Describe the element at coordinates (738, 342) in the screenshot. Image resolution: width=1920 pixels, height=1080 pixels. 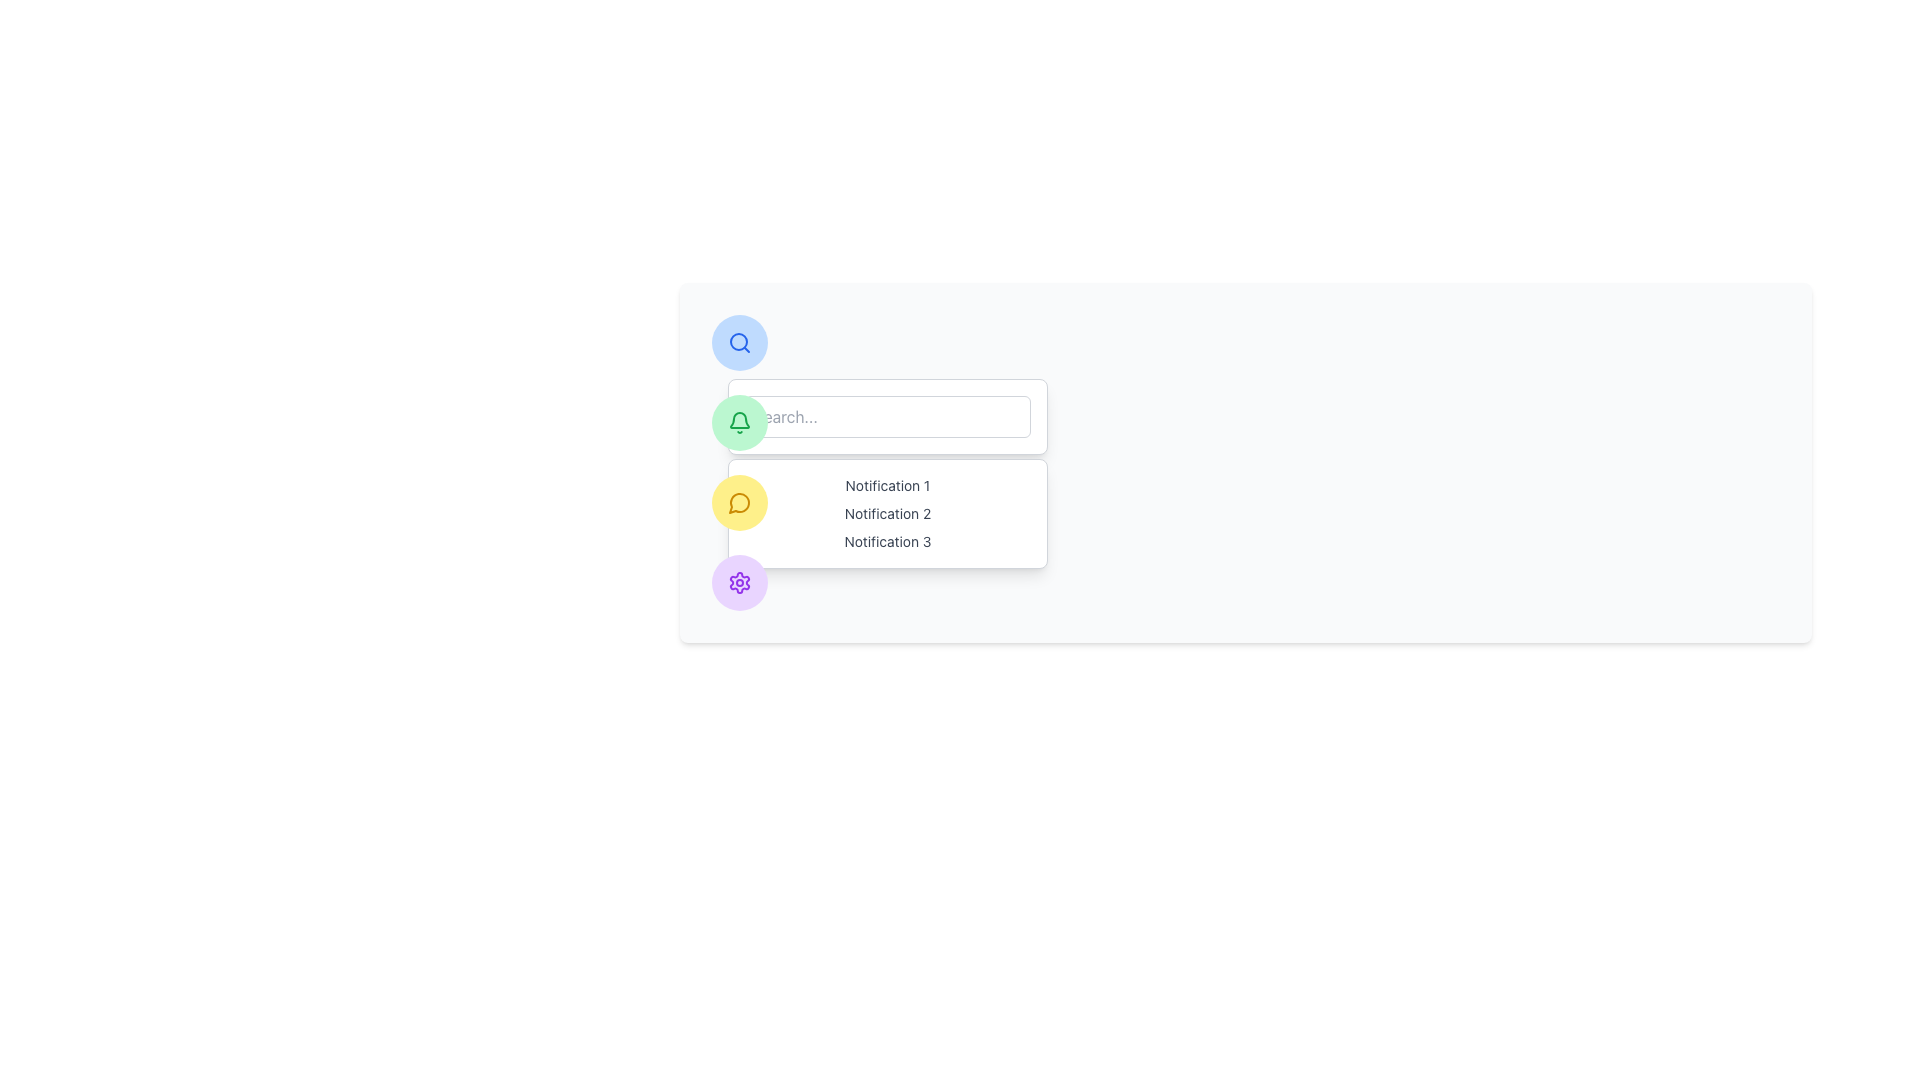
I see `the blue magnifying glass icon within the rounded blue circular button located at the top-left of the vertical stack of icons` at that location.